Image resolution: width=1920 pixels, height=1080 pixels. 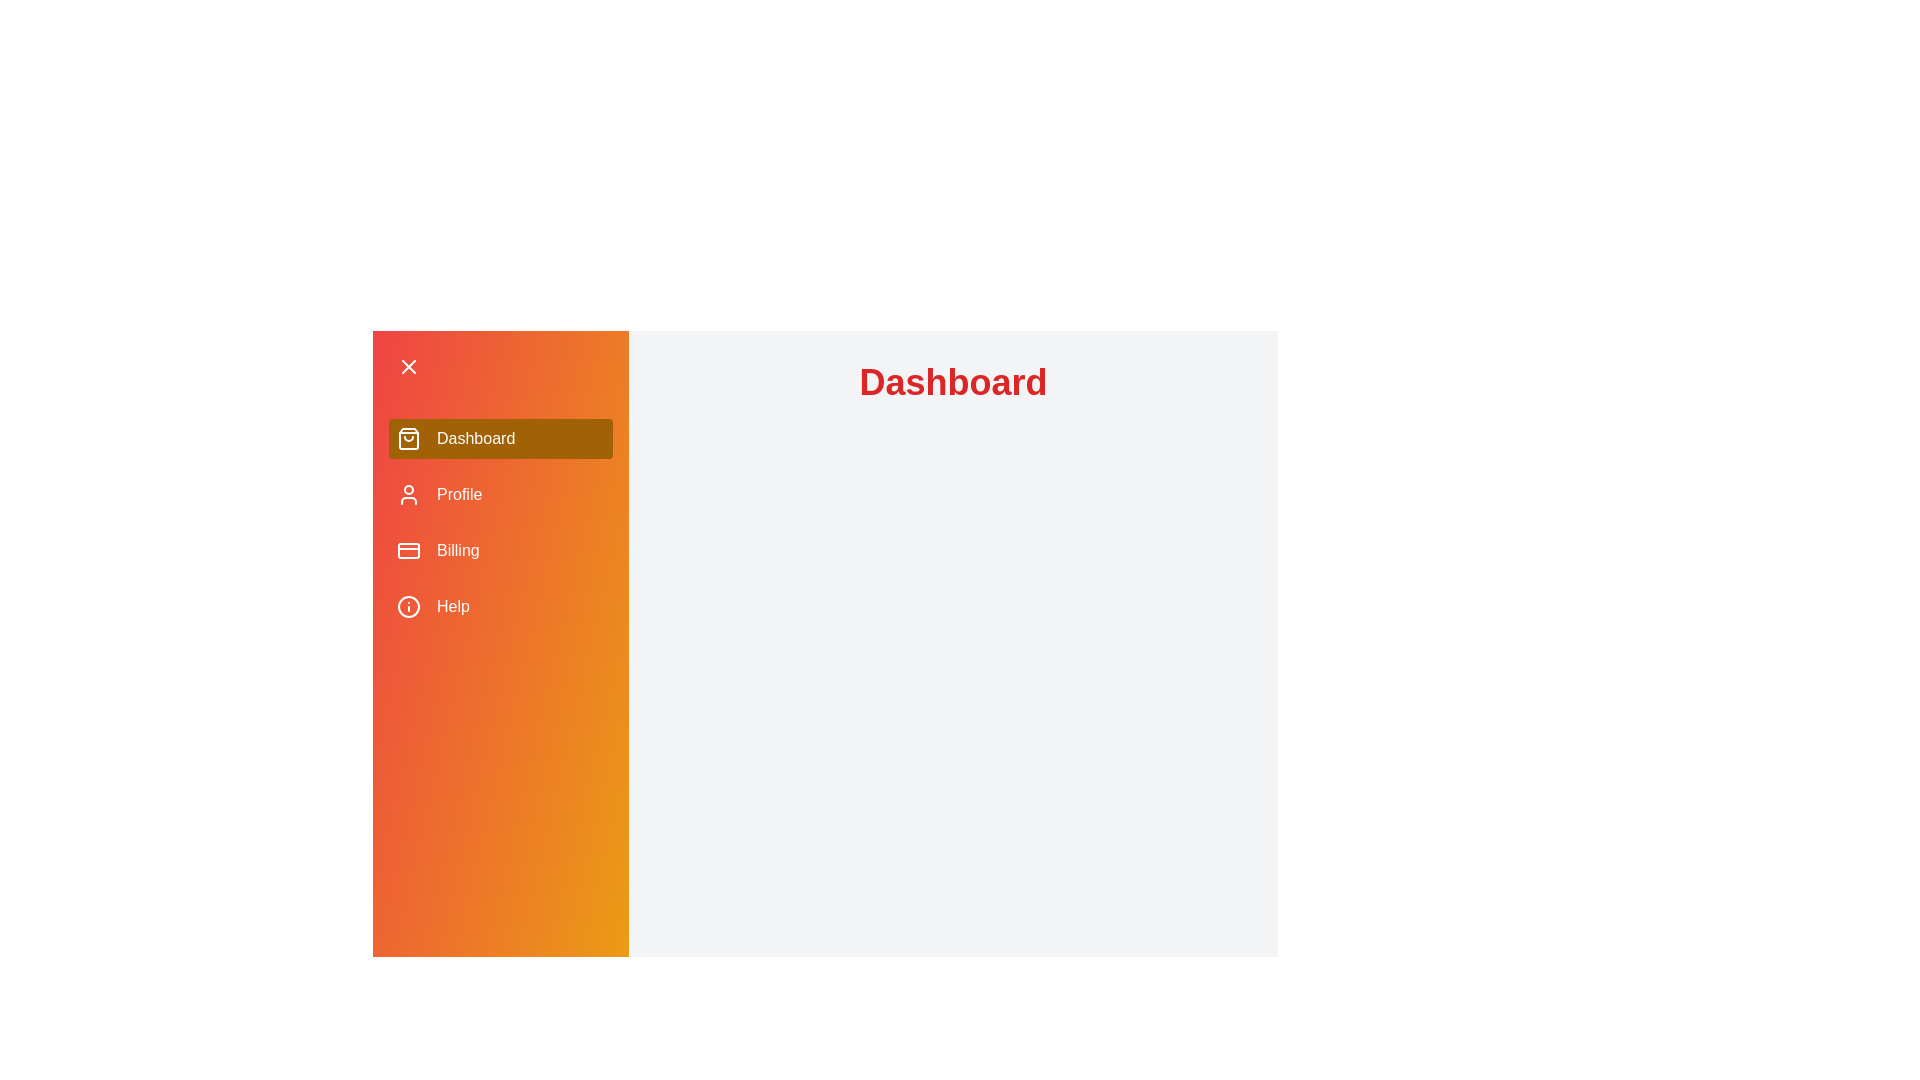 What do you see at coordinates (500, 494) in the screenshot?
I see `the menu item Profile to navigate to the corresponding section` at bounding box center [500, 494].